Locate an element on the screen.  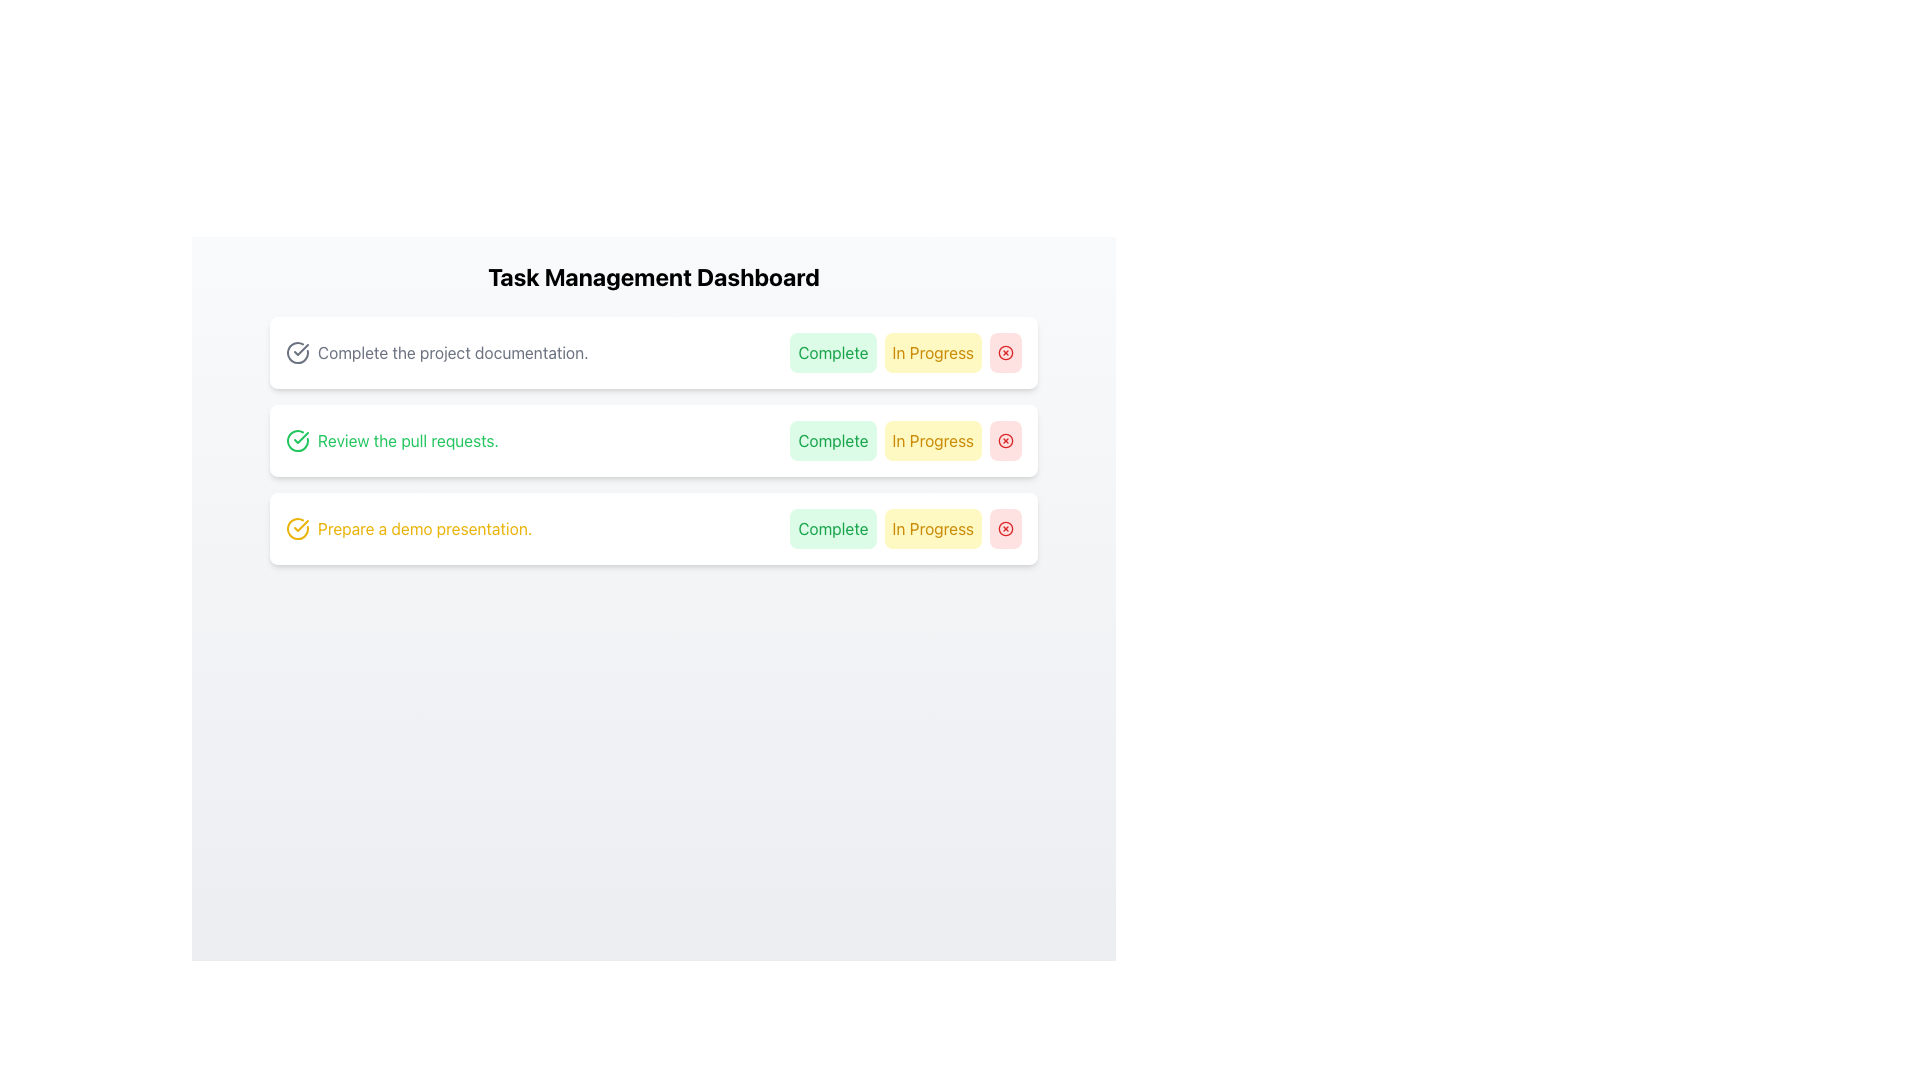
the graphical component representing the upper portion of a circular border in the checkmark icon next to the text 'Prepare a demo presentation.' is located at coordinates (296, 527).